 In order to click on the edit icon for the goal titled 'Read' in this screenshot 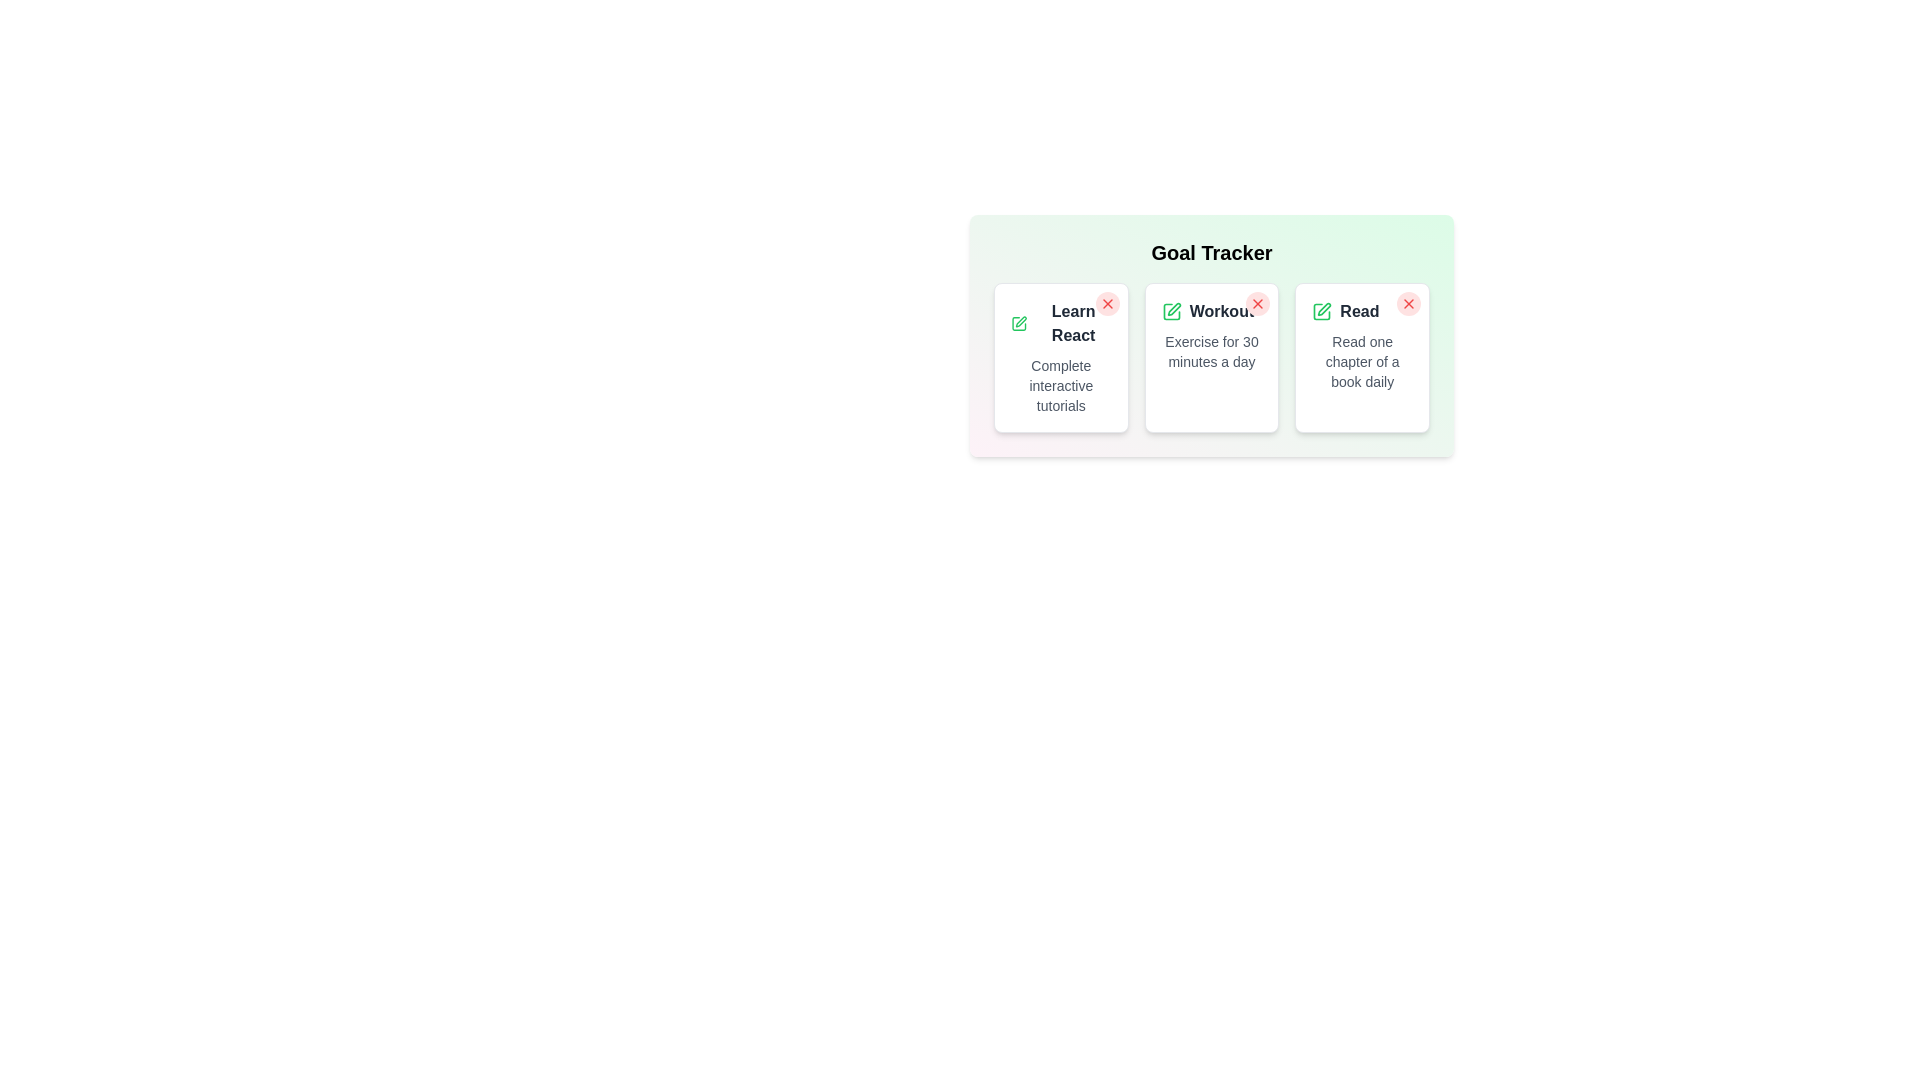, I will do `click(1321, 312)`.